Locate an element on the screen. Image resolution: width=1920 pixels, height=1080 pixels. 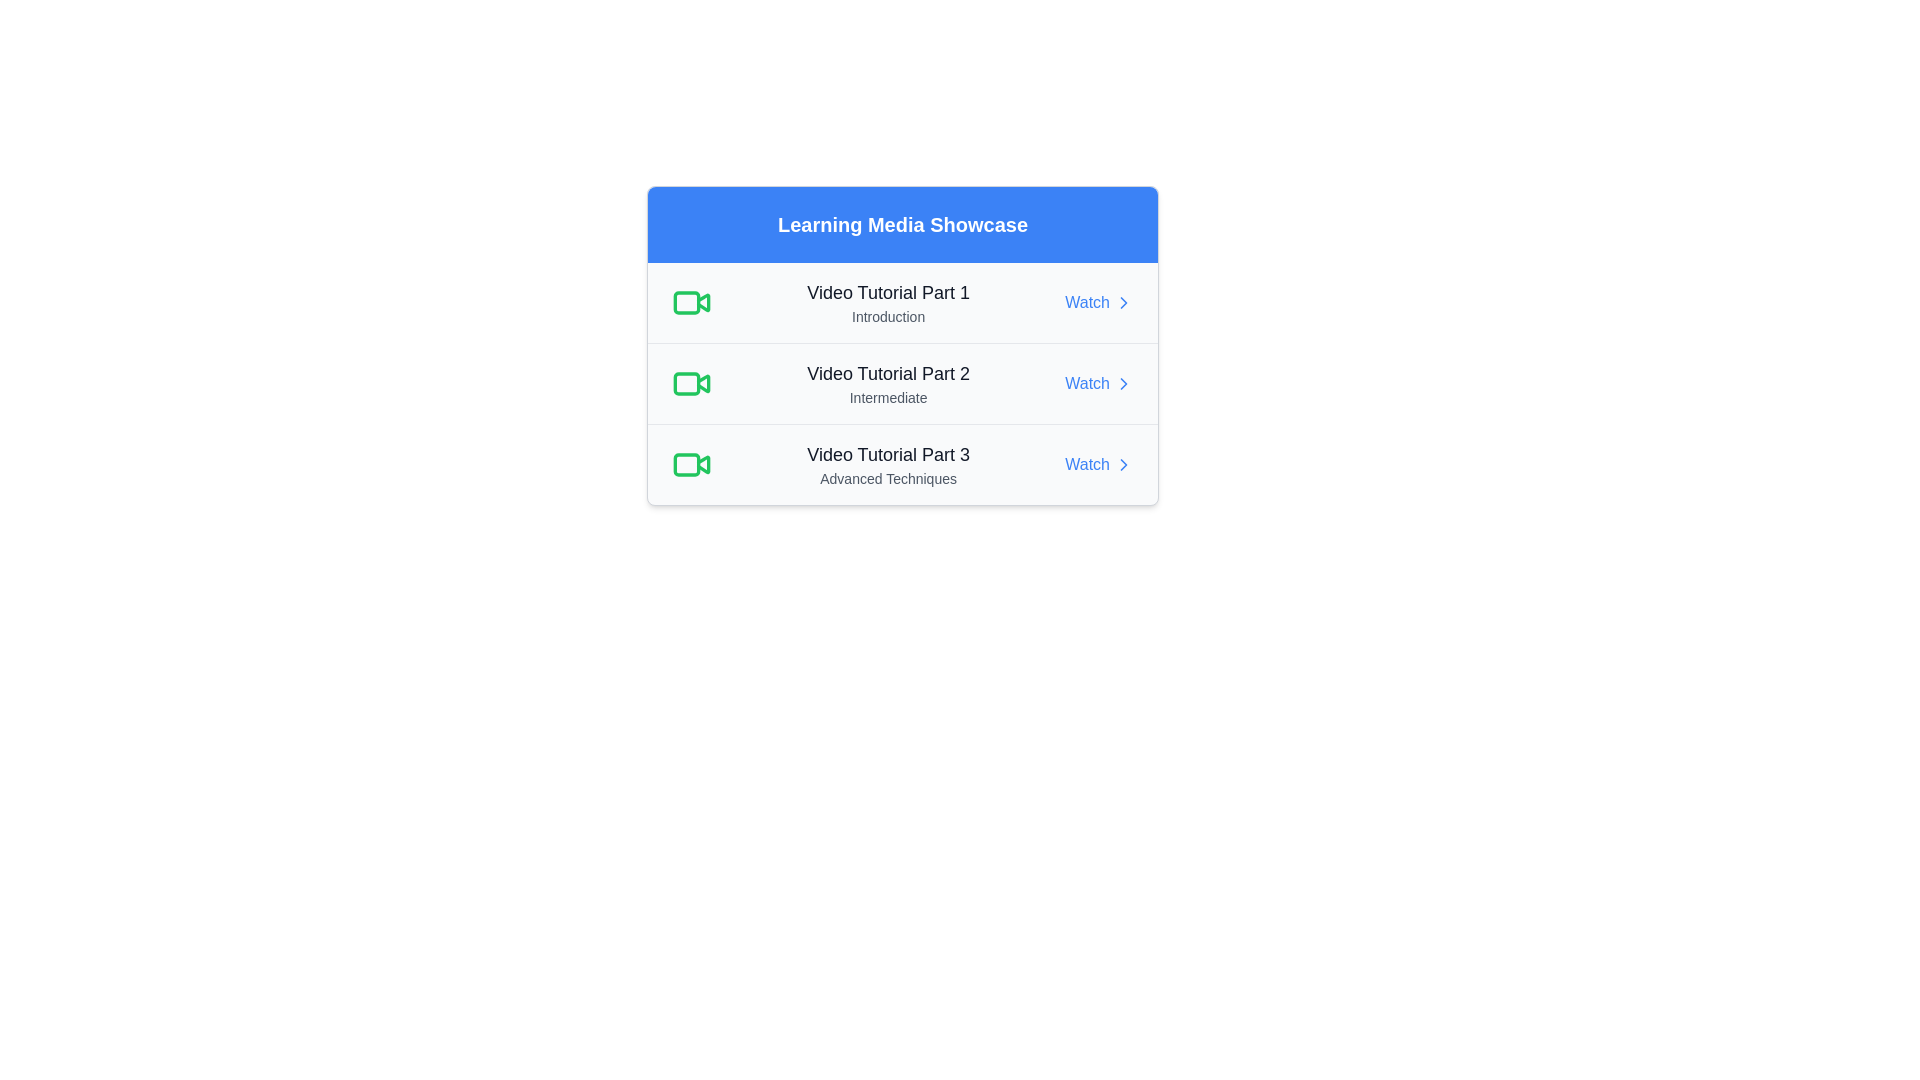
the text label displaying 'Video Tutorial Part 3' with the subheader 'Advanced Techniques' is located at coordinates (887, 465).